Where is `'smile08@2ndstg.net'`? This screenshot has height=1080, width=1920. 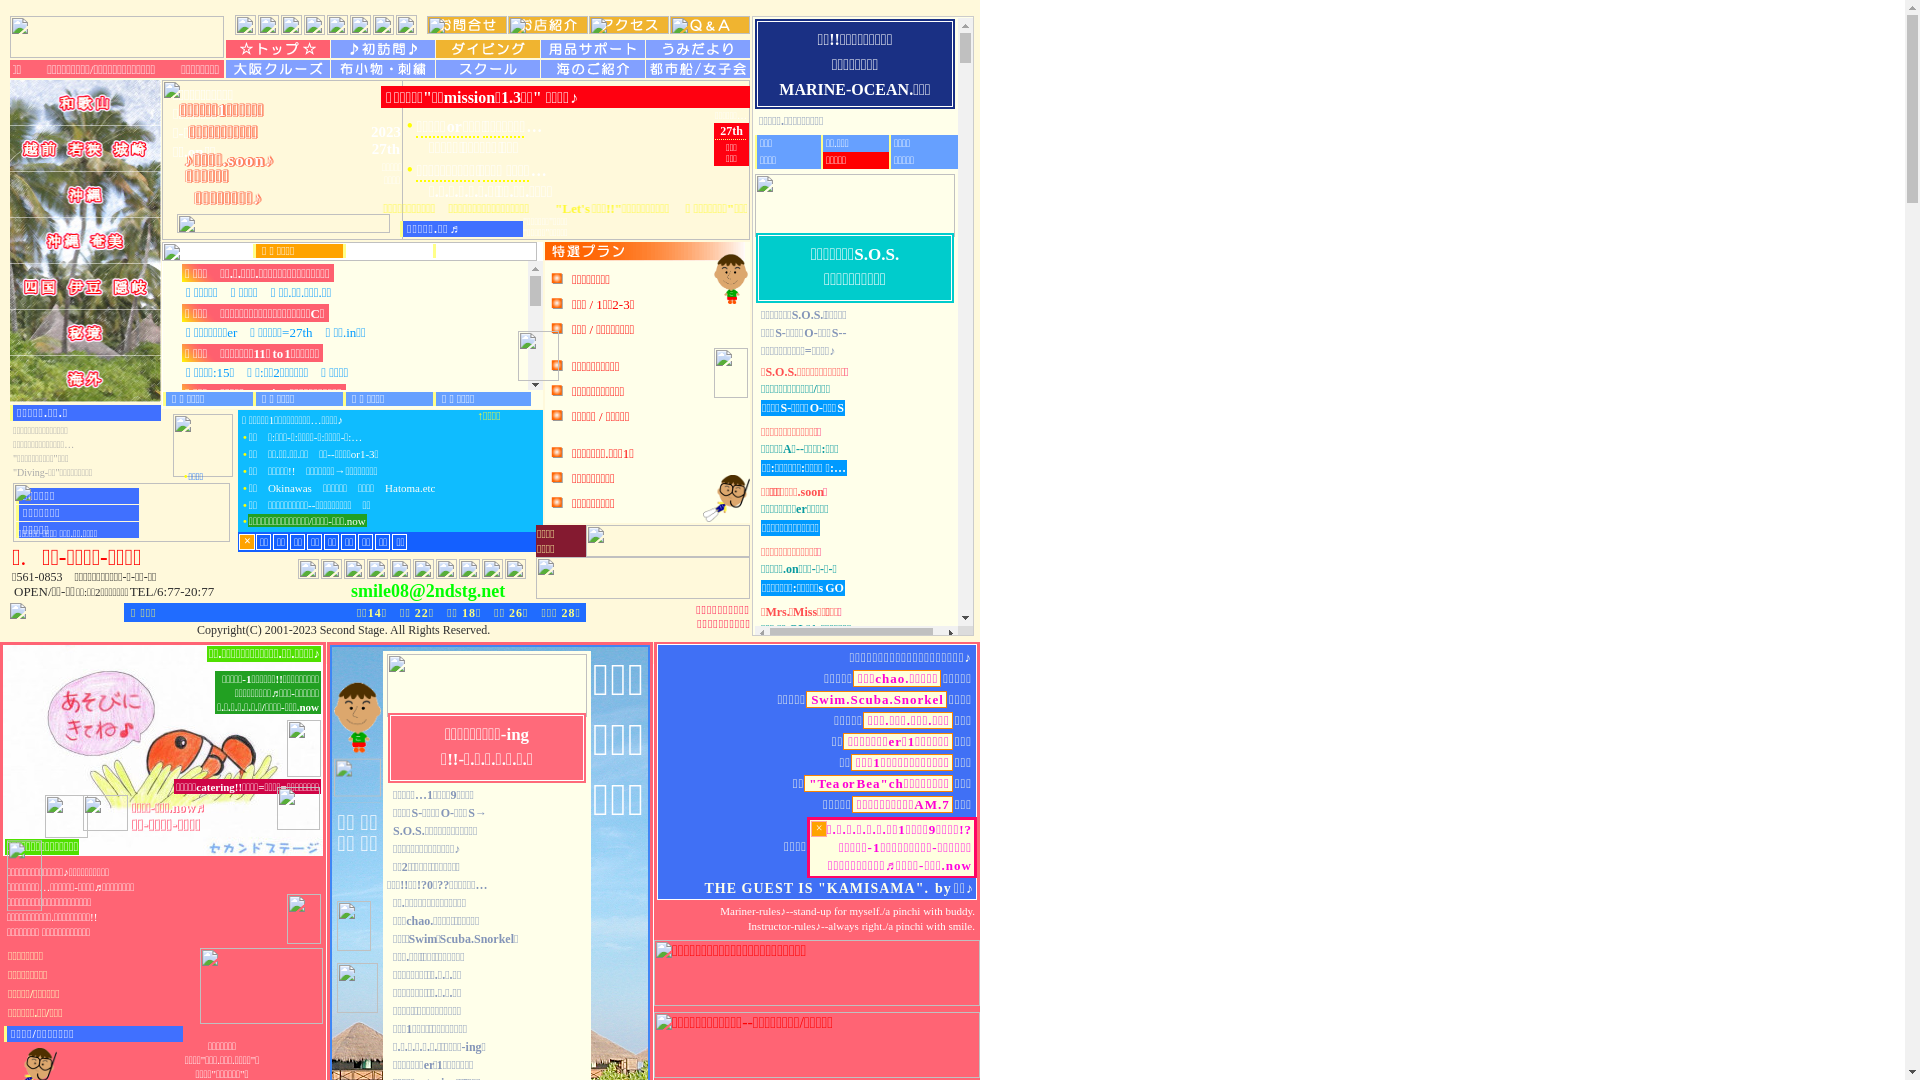
'smile08@2ndstg.net' is located at coordinates (350, 589).